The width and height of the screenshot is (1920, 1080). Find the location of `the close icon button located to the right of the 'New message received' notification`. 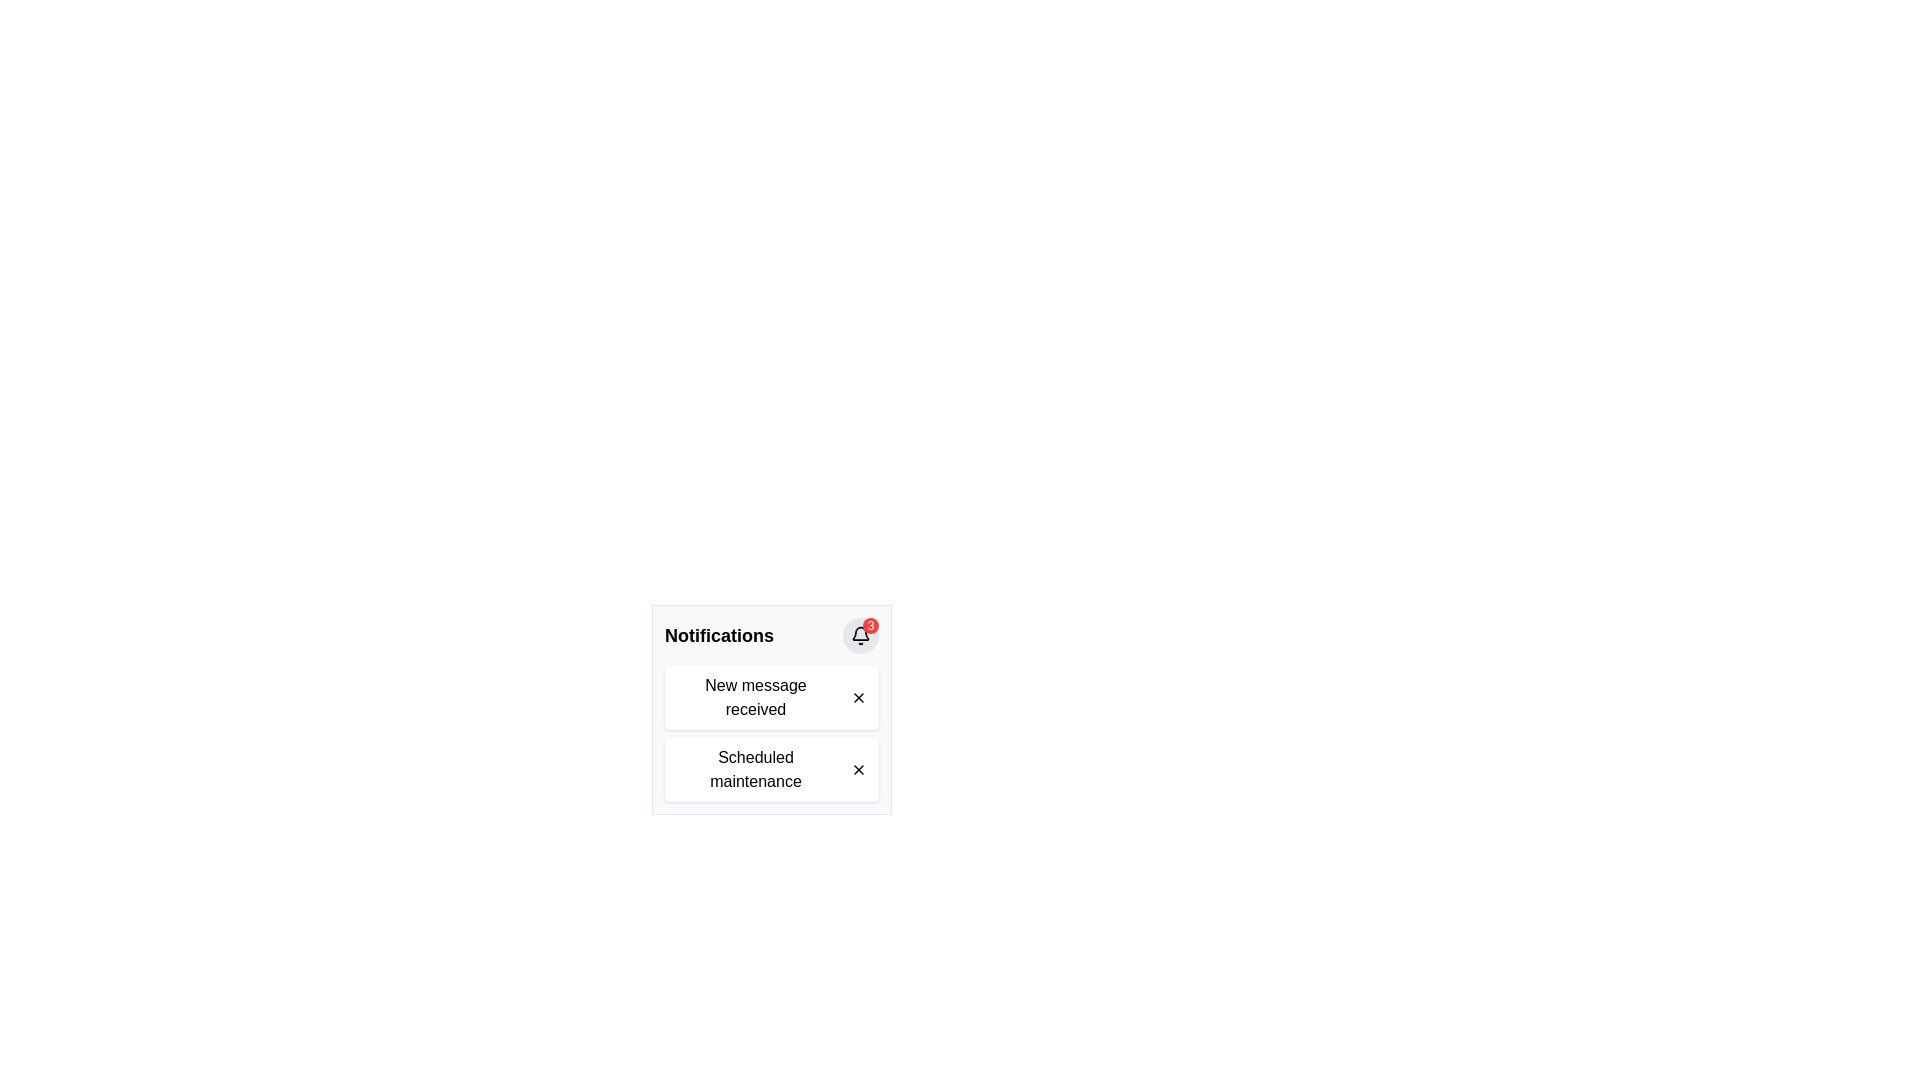

the close icon button located to the right of the 'New message received' notification is located at coordinates (859, 697).